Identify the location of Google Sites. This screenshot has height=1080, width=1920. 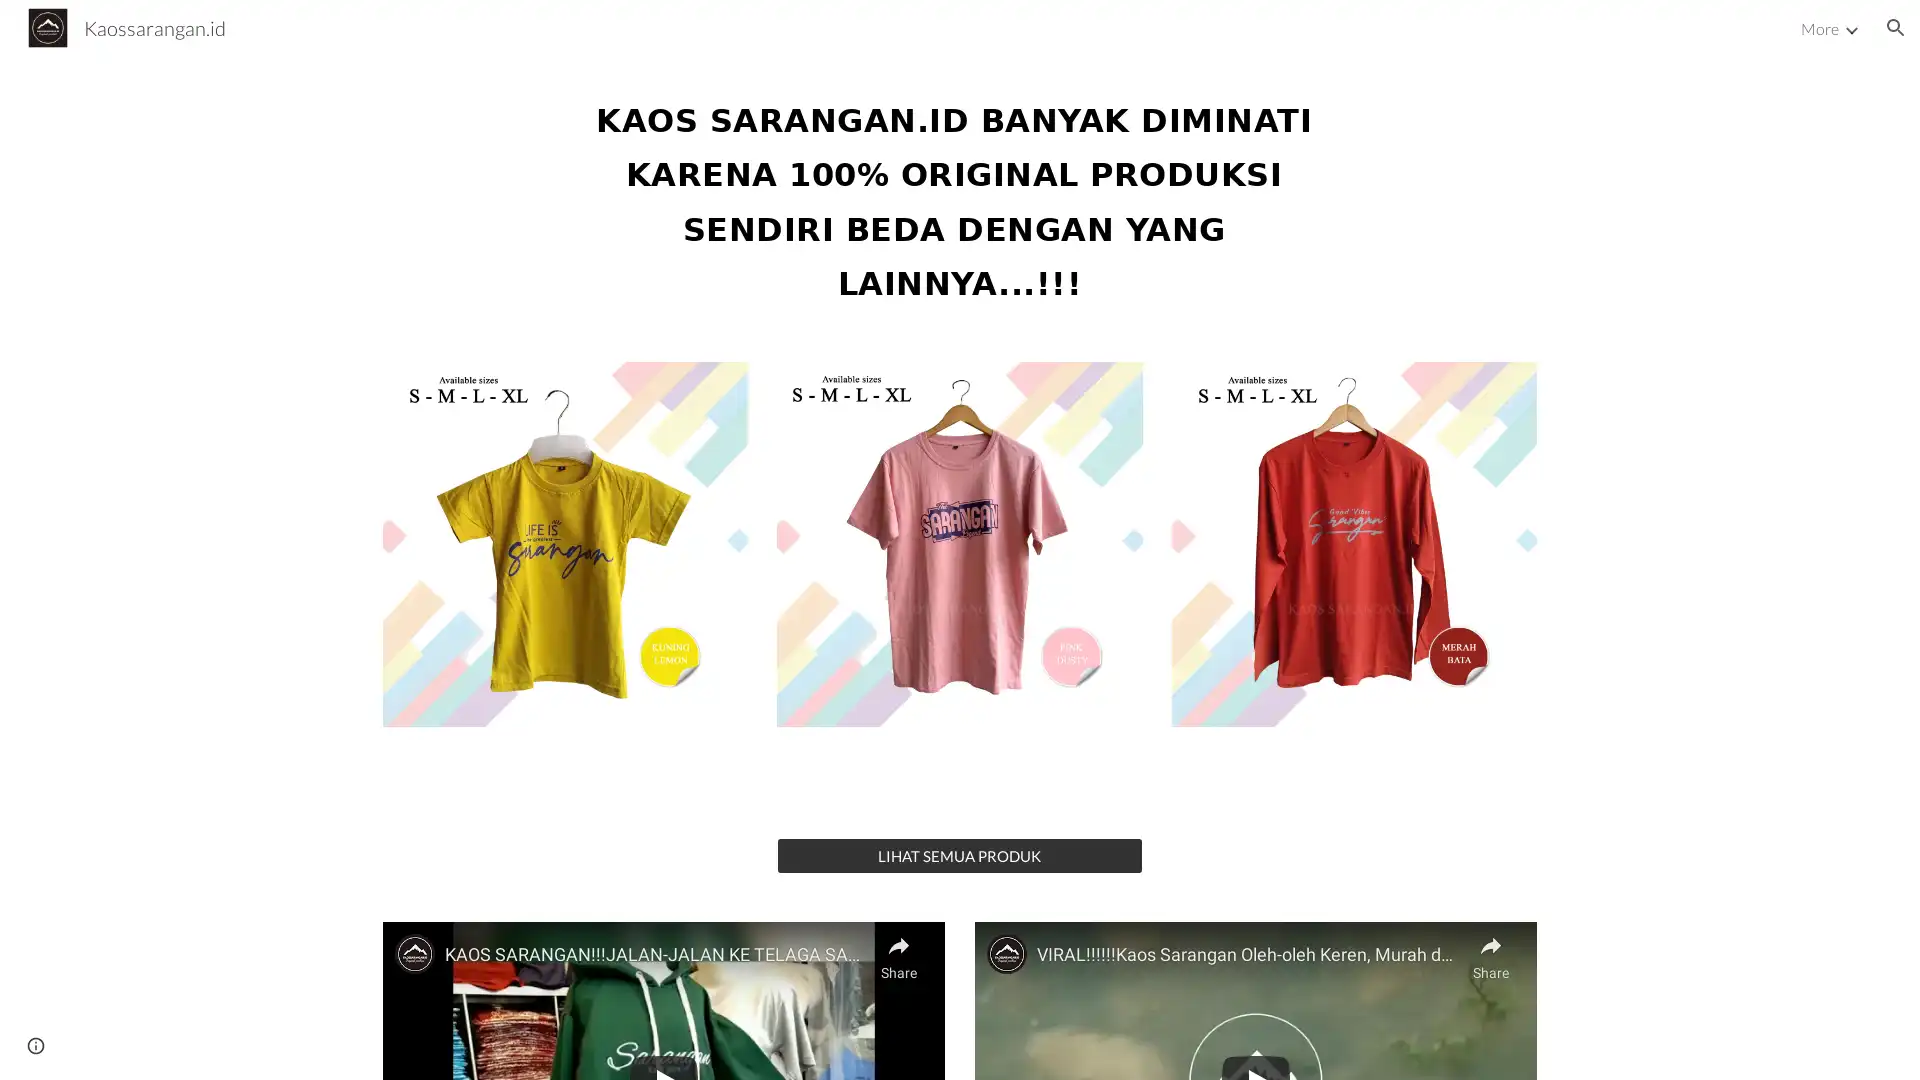
(154, 1044).